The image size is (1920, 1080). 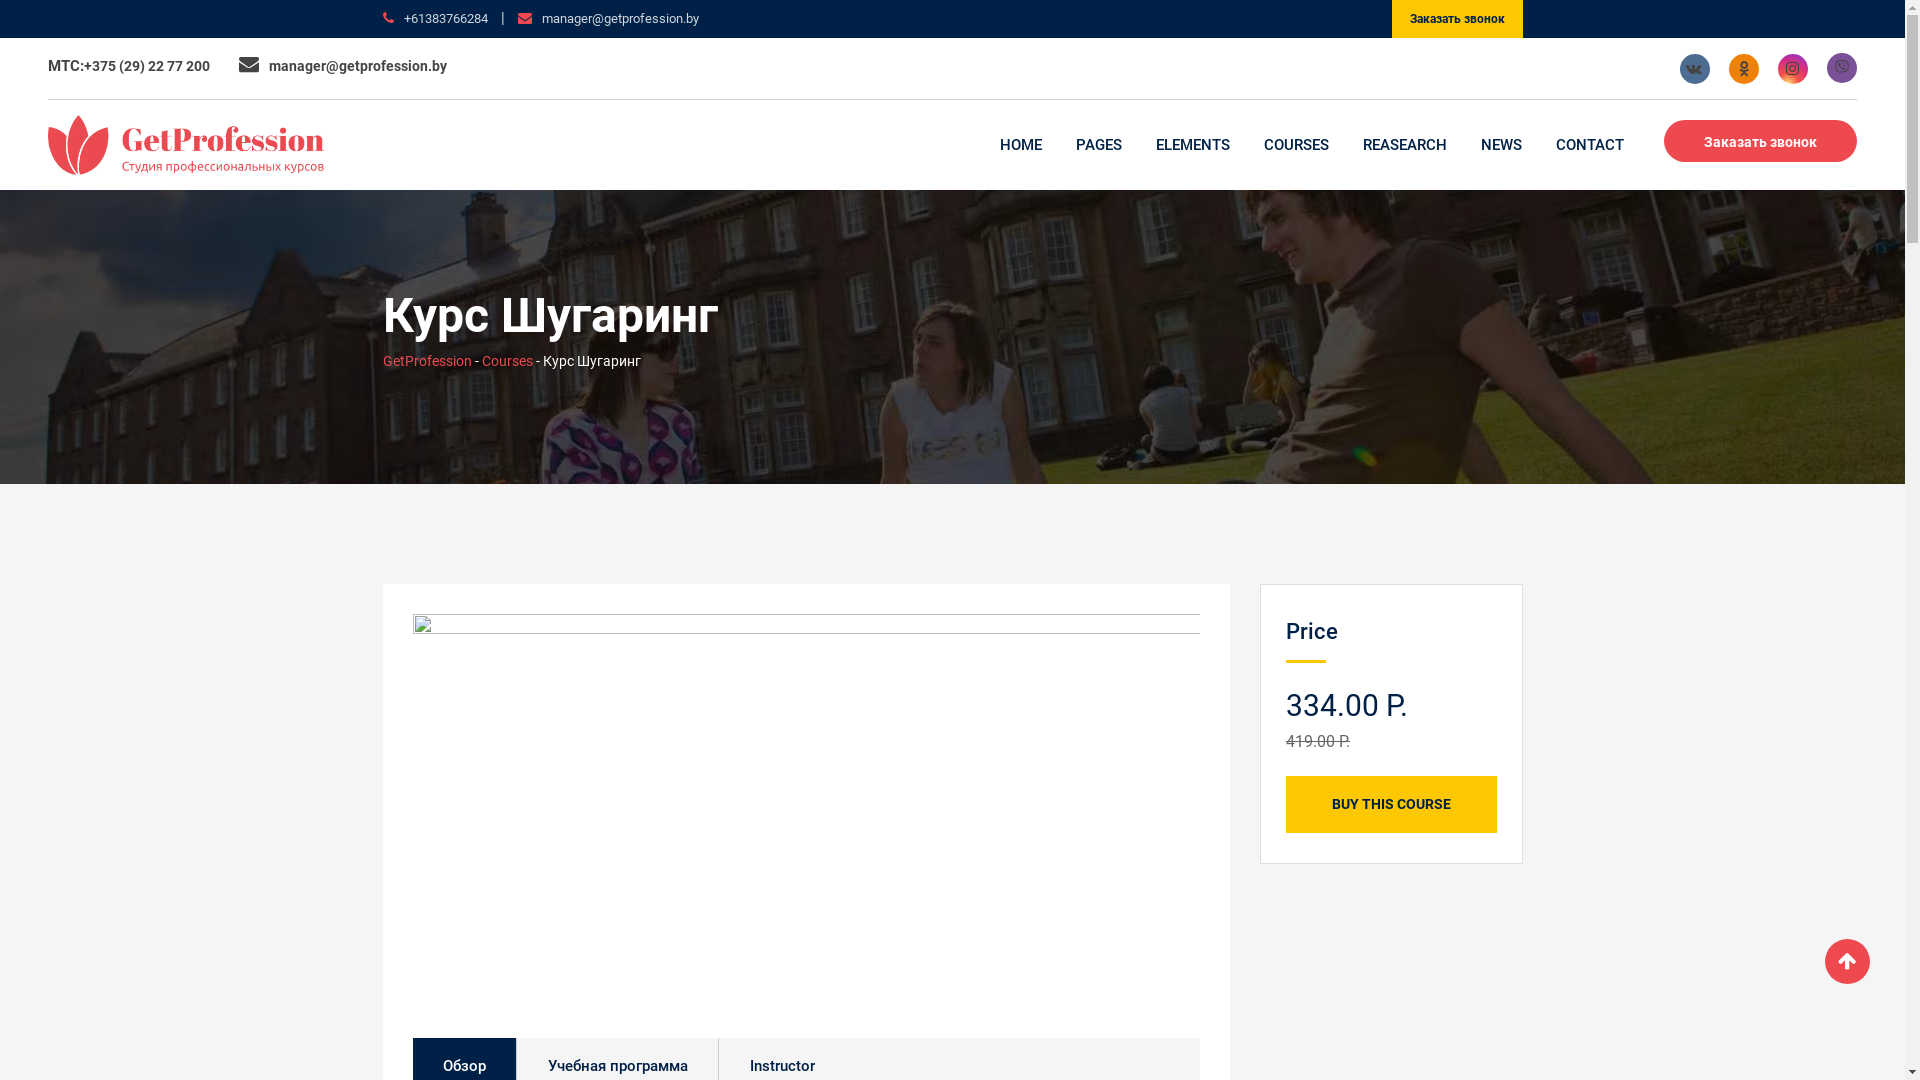 What do you see at coordinates (1501, 144) in the screenshot?
I see `'NEWS'` at bounding box center [1501, 144].